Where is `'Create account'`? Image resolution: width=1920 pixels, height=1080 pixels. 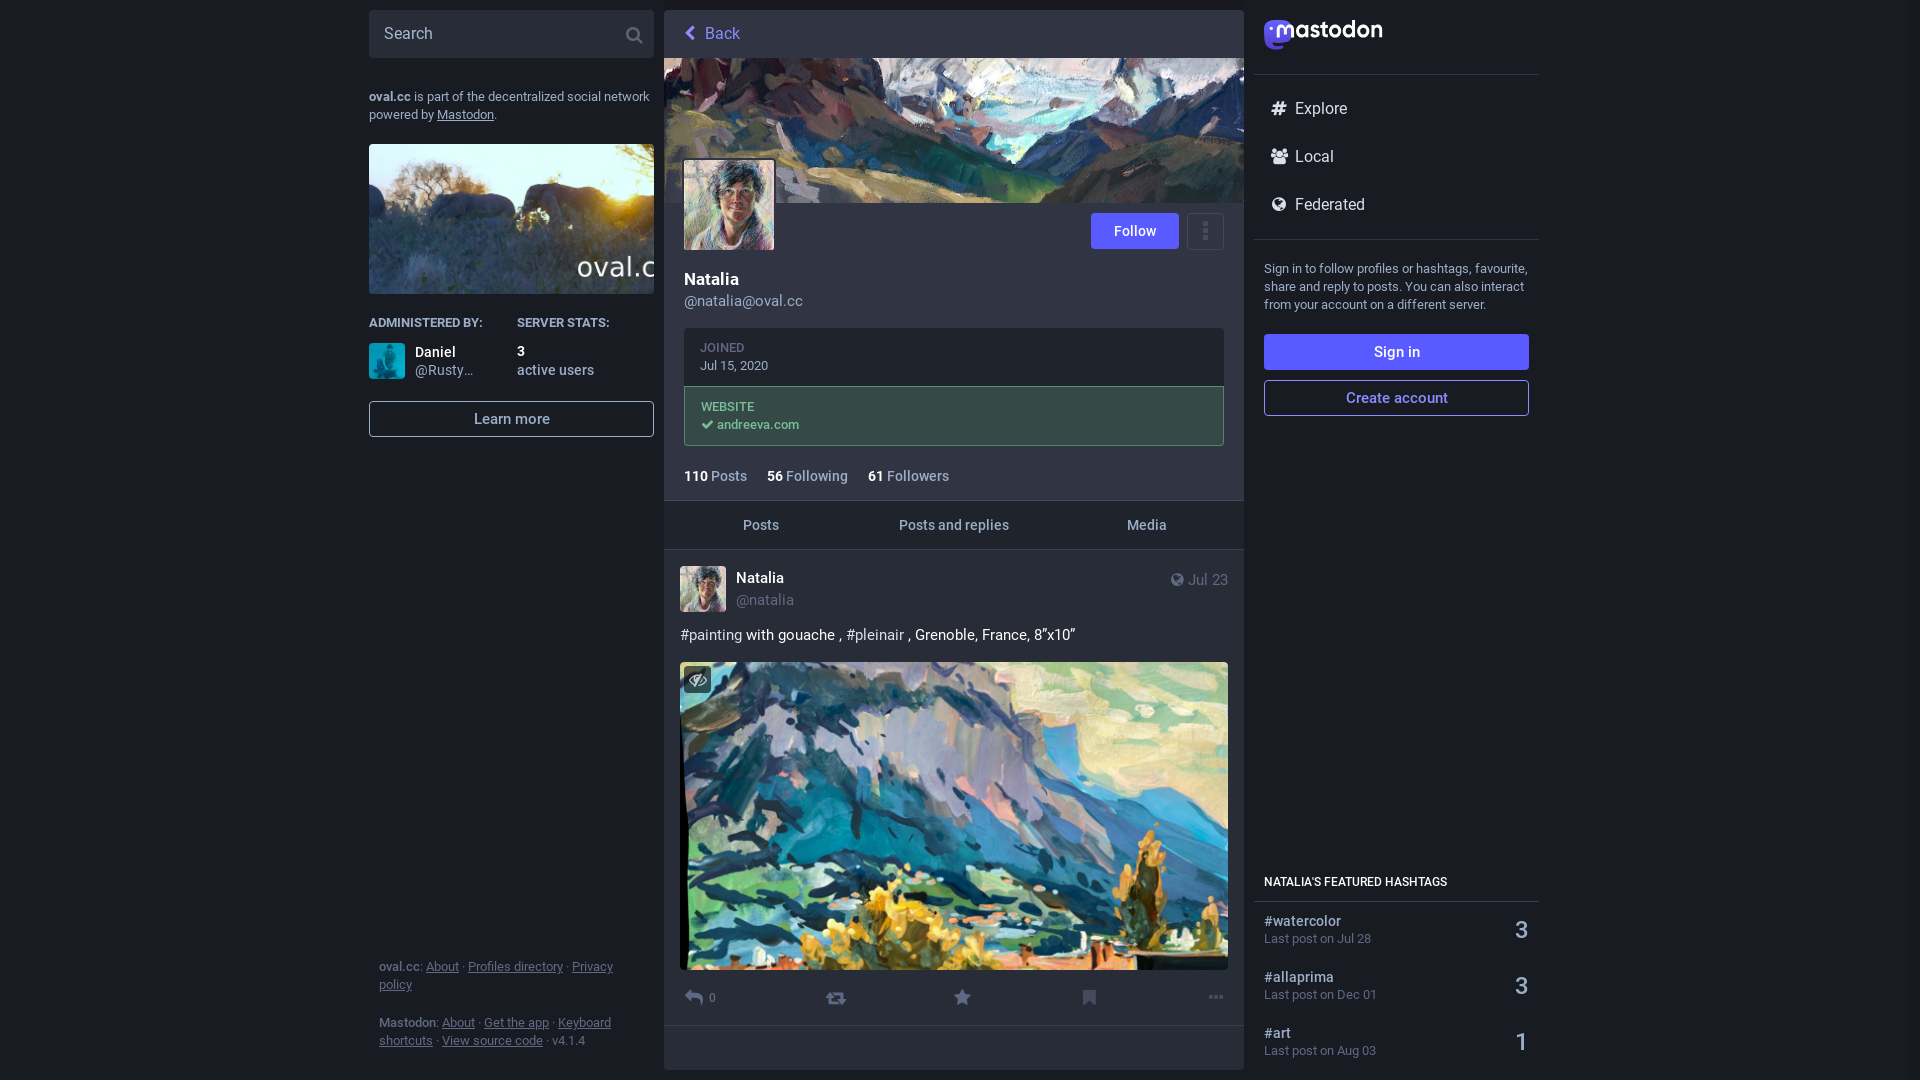
'Create account' is located at coordinates (1395, 397).